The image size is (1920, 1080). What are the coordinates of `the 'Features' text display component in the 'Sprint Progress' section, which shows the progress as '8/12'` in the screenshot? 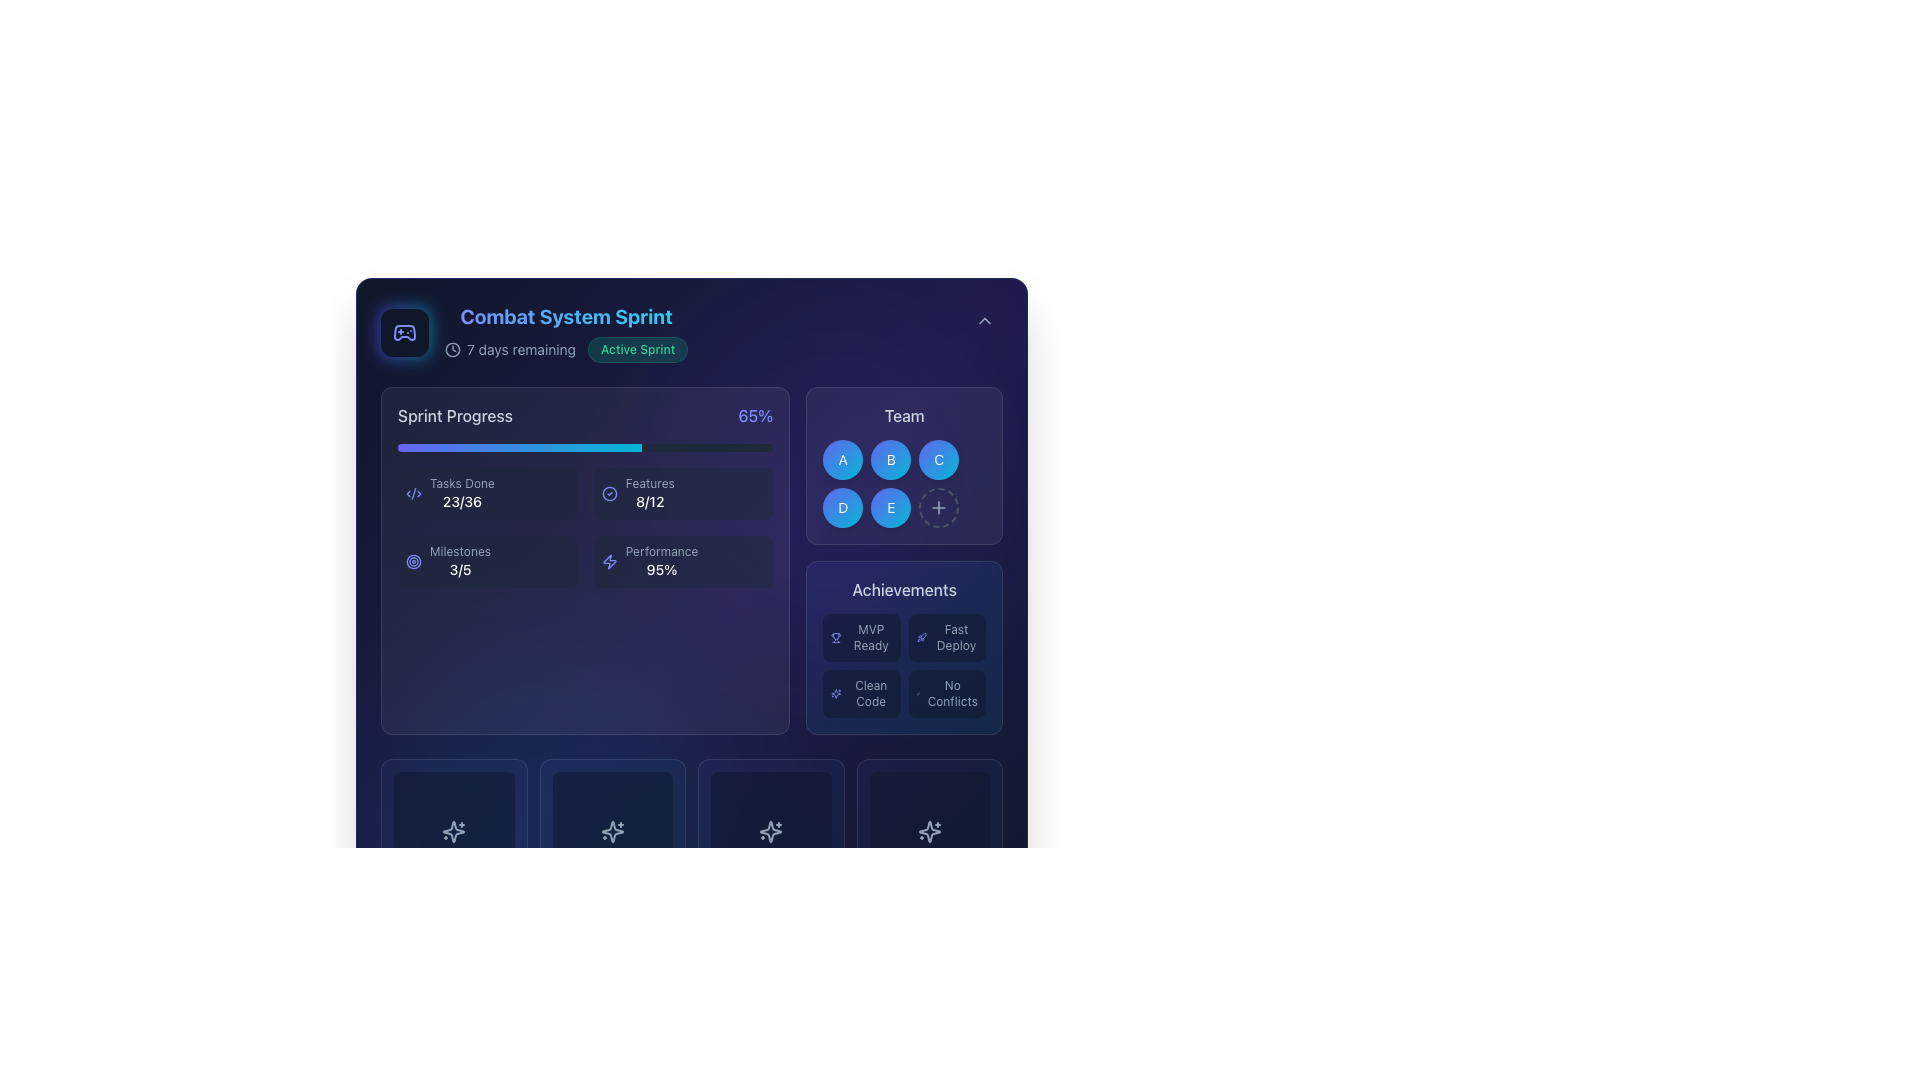 It's located at (650, 493).